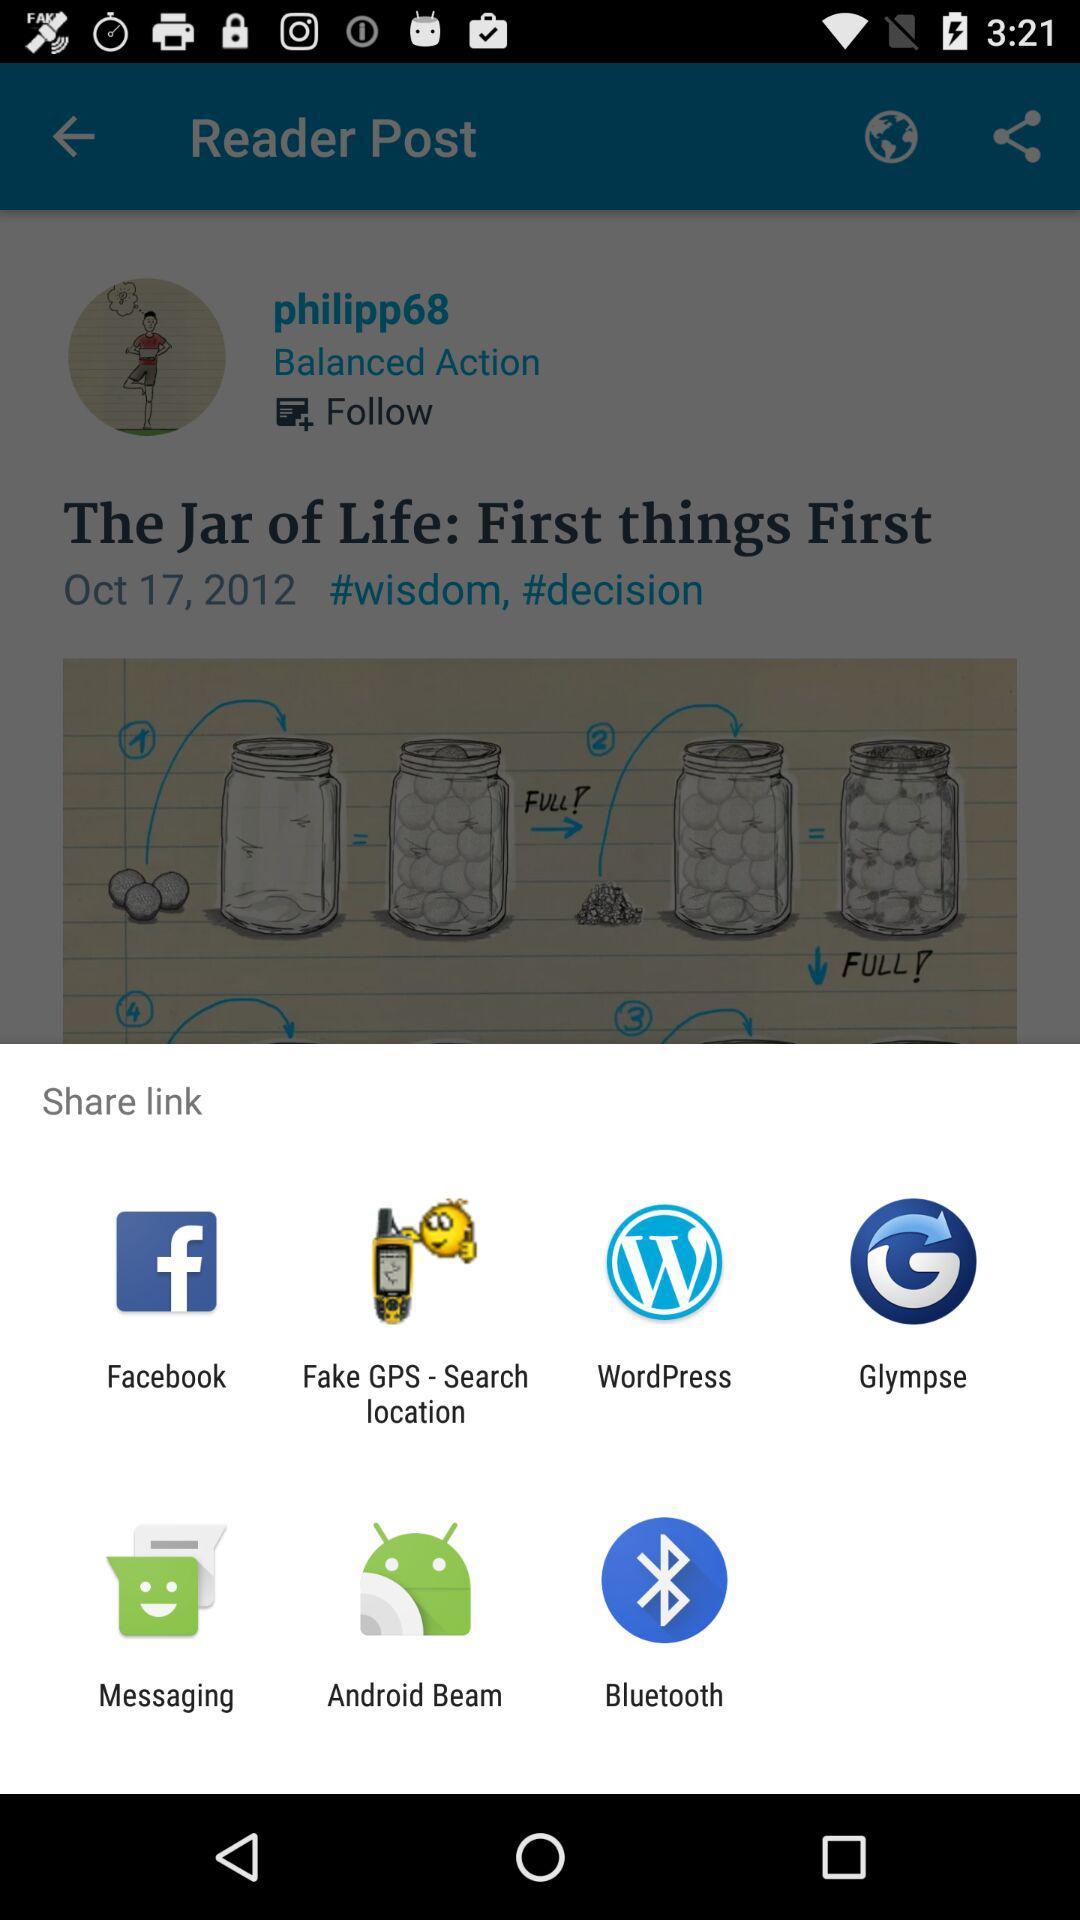 This screenshot has height=1920, width=1080. I want to click on the bluetooth item, so click(664, 1711).